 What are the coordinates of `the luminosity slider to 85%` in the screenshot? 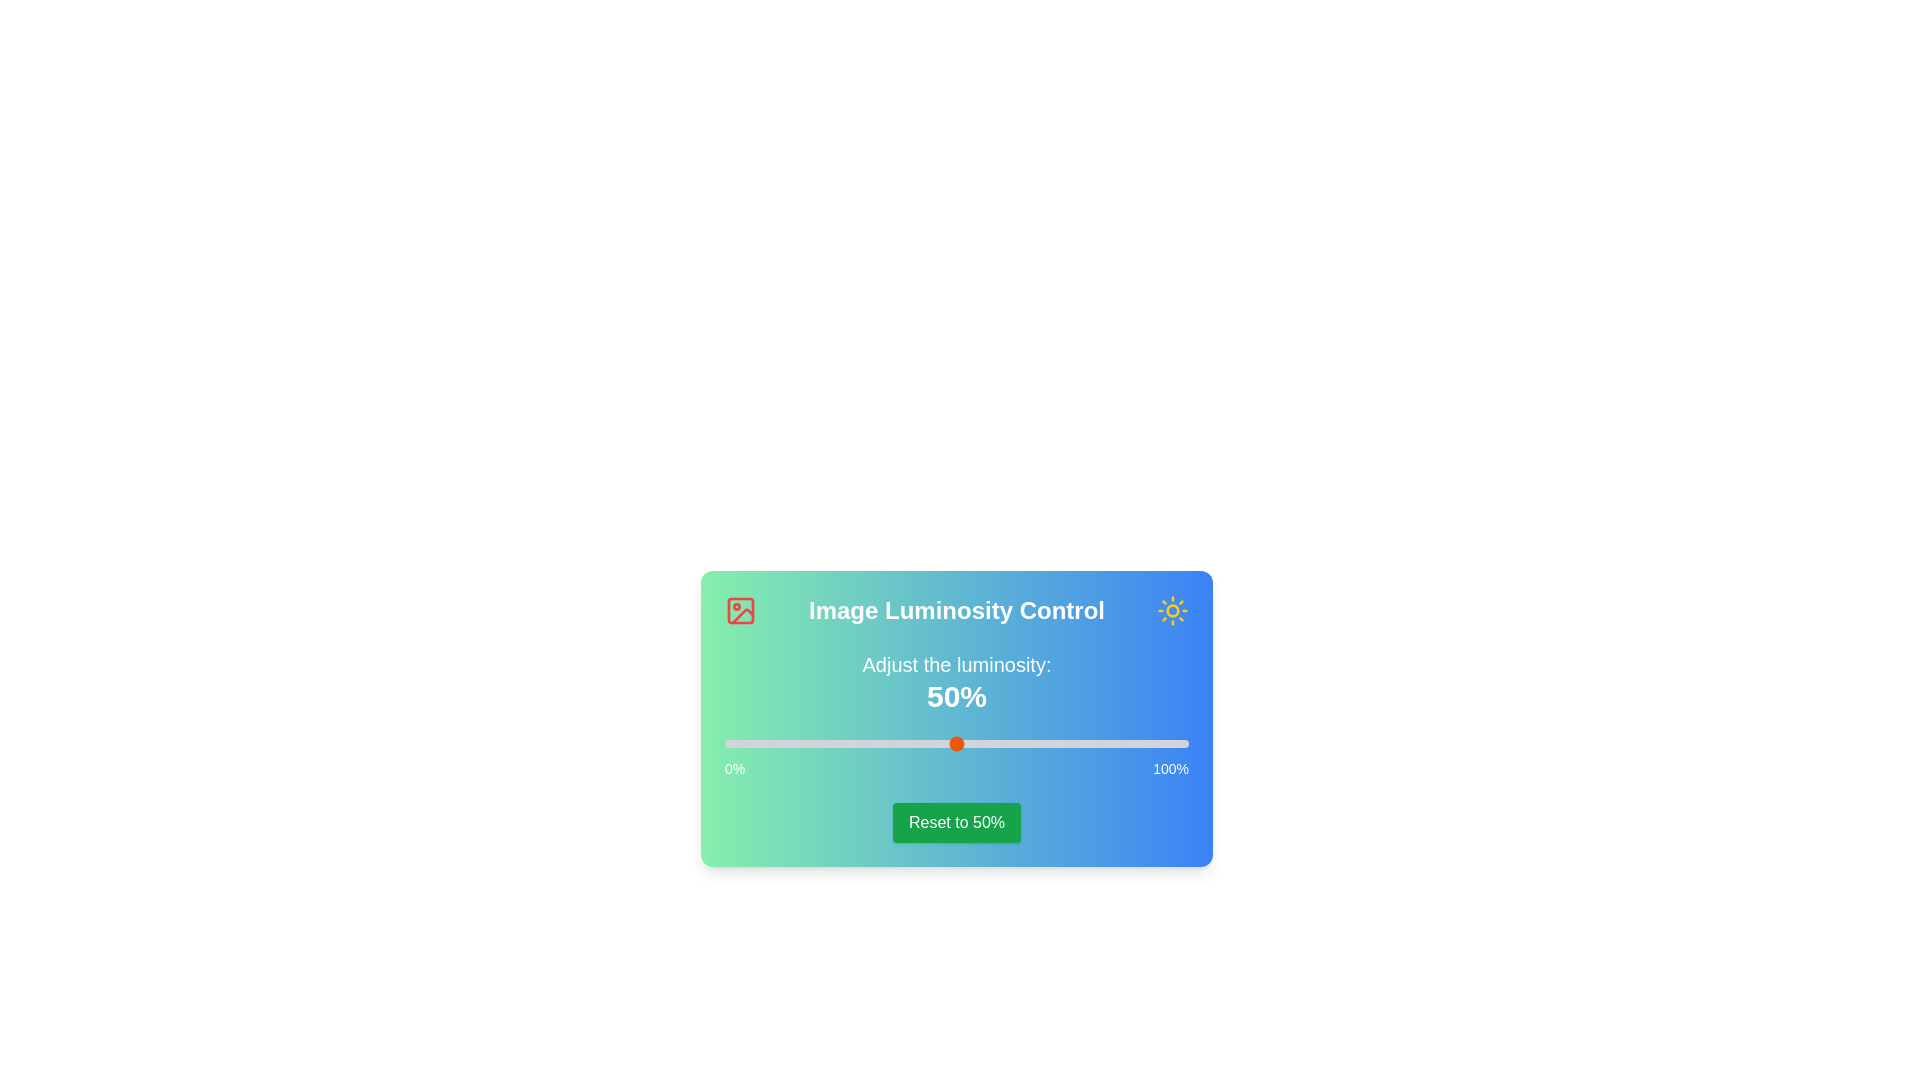 It's located at (1118, 744).